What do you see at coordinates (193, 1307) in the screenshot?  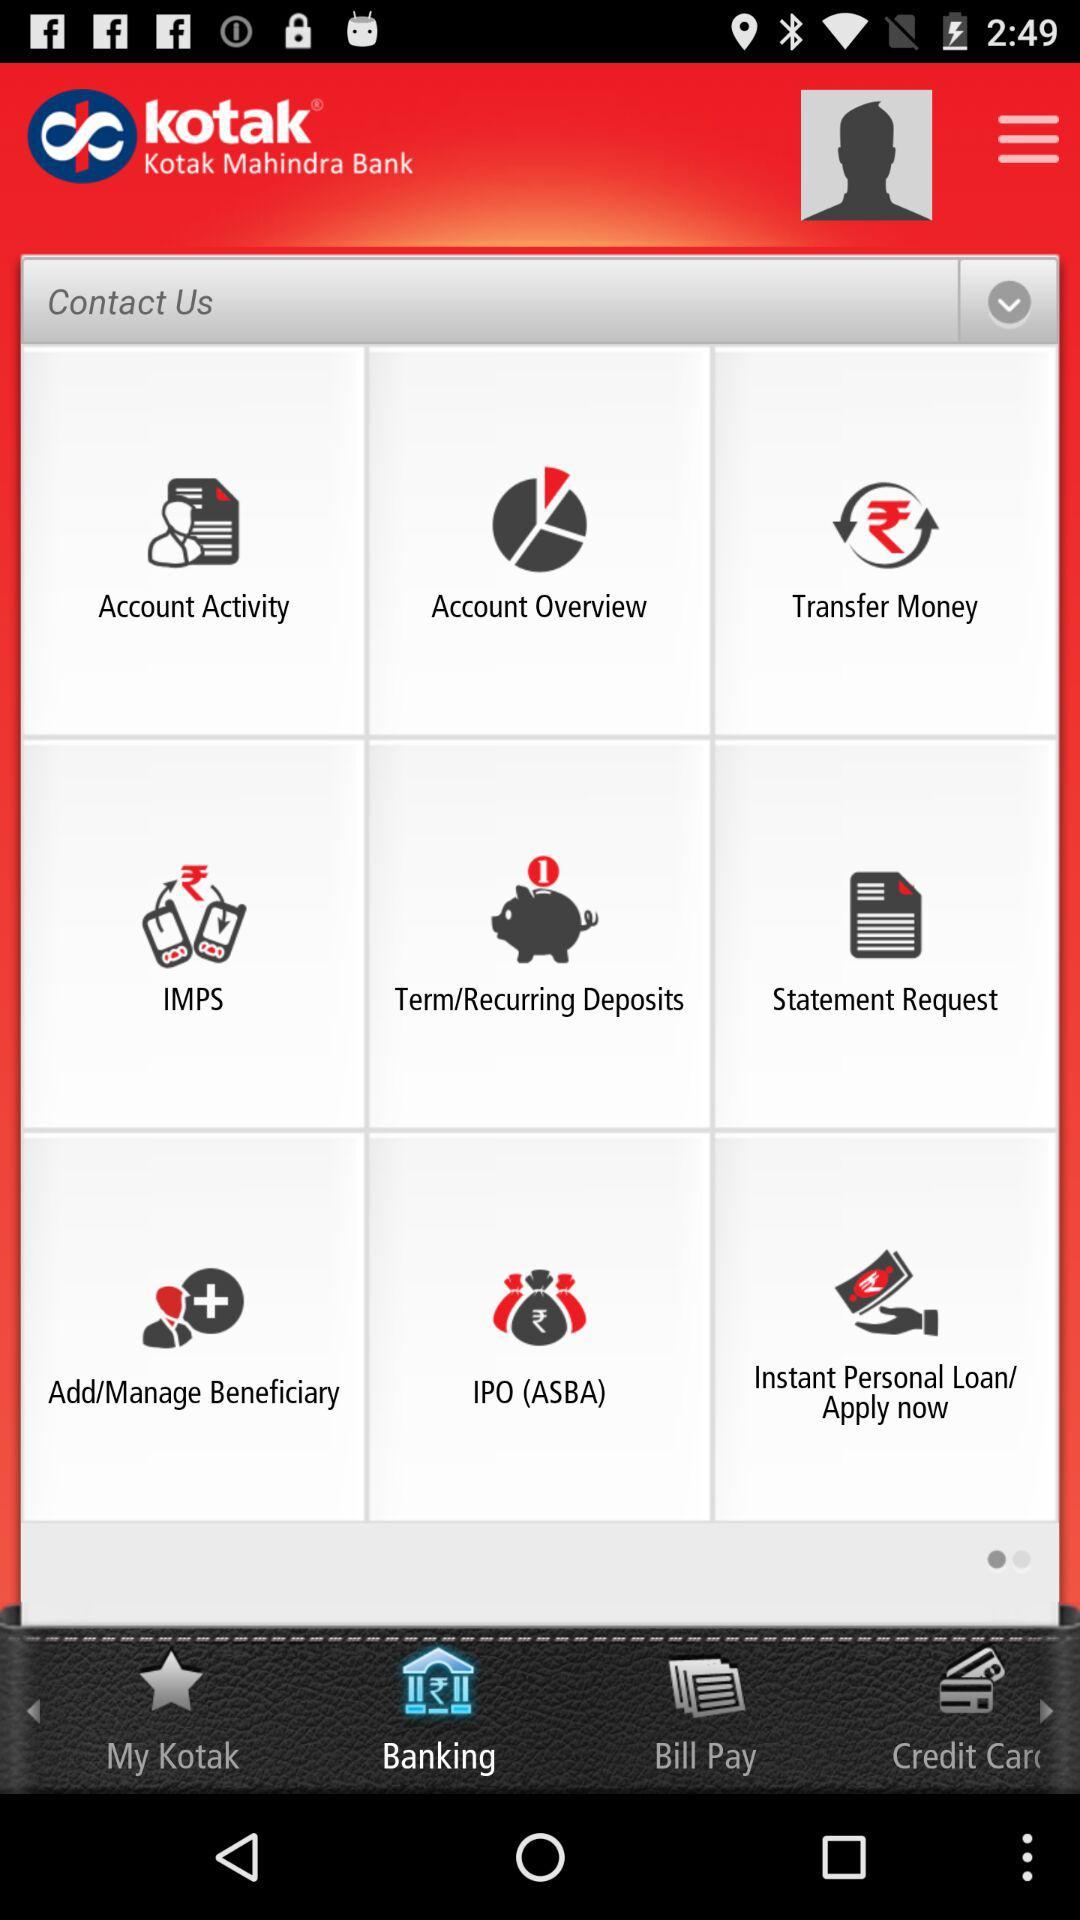 I see `the image above addmanage beneficiary` at bounding box center [193, 1307].